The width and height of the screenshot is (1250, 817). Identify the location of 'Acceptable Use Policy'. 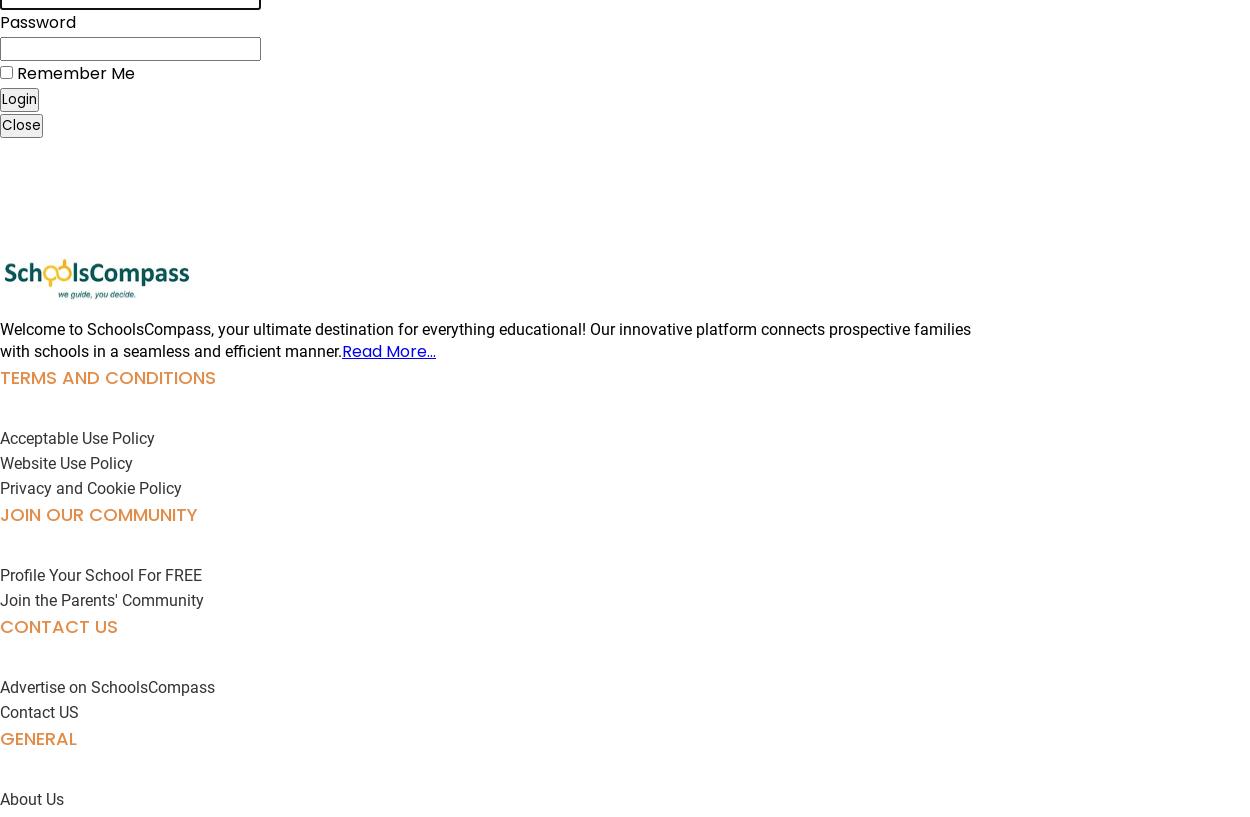
(0, 438).